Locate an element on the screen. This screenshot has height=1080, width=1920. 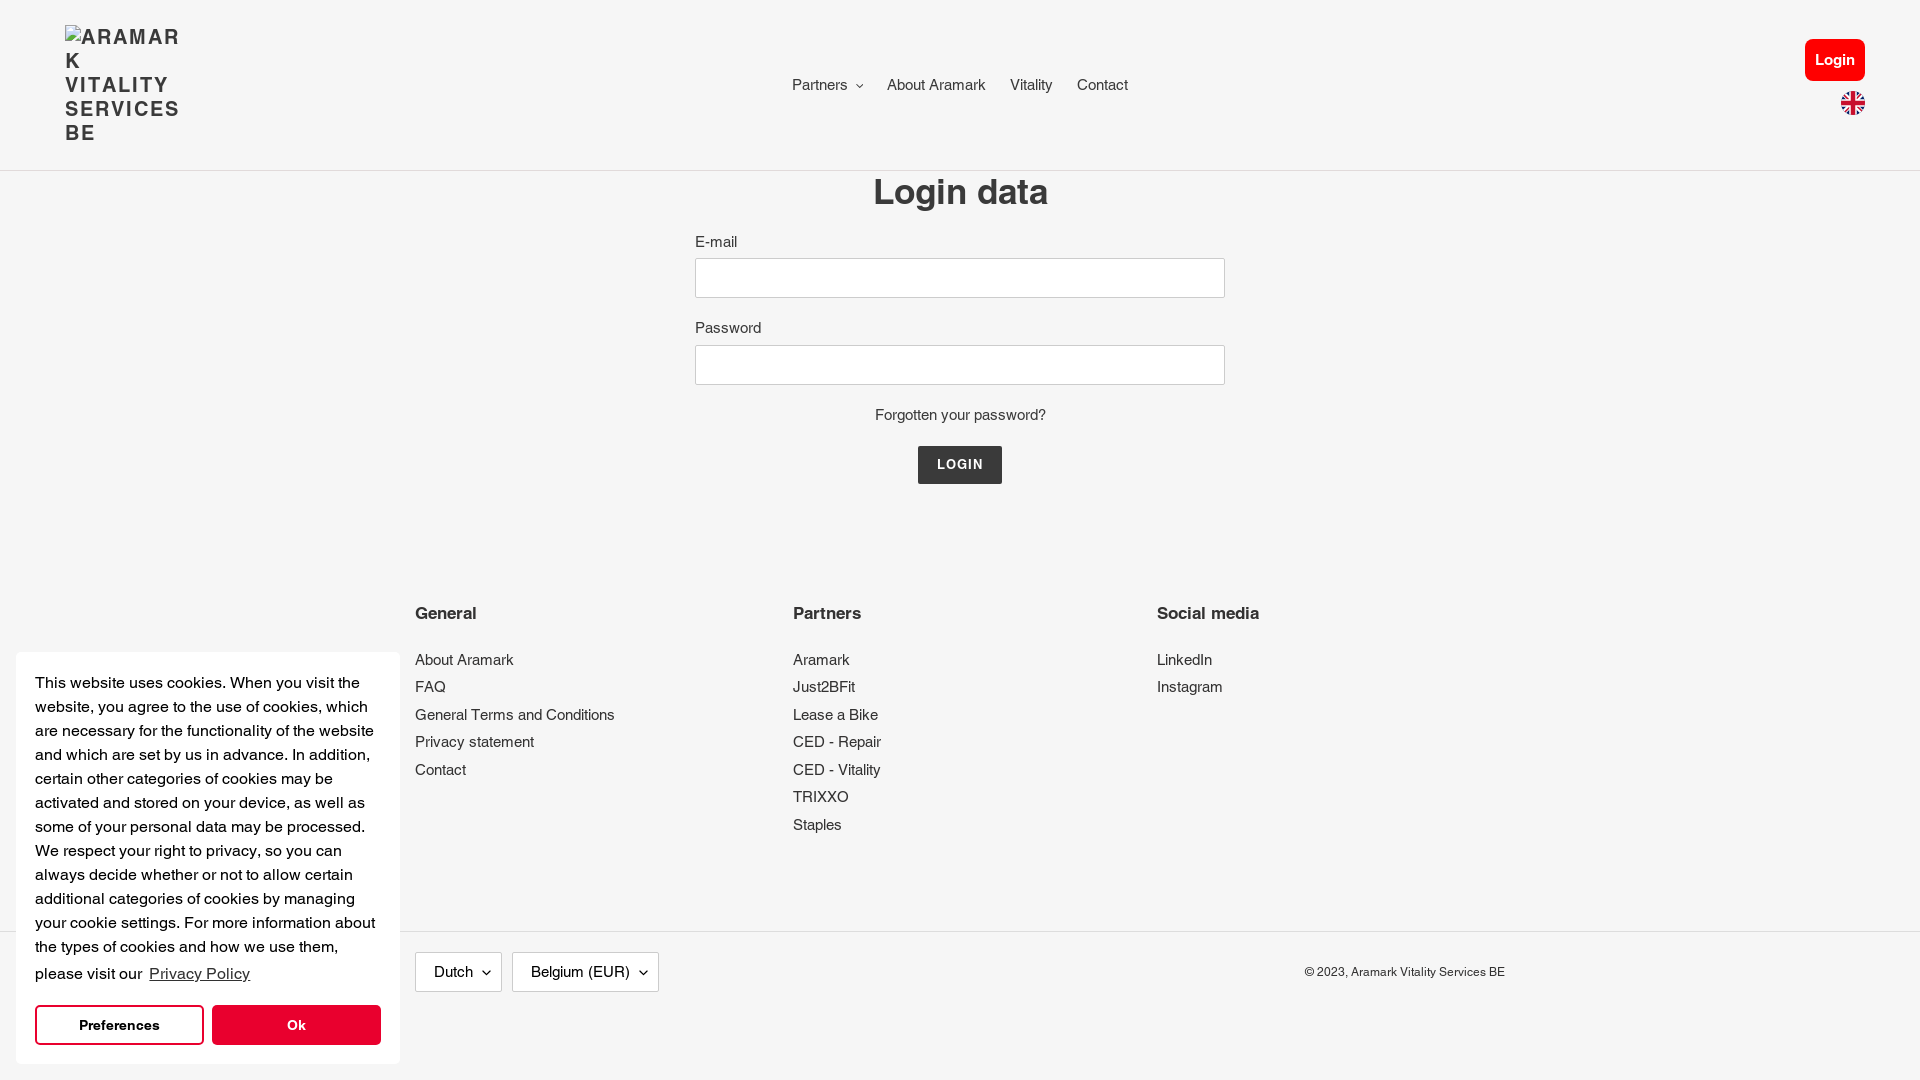
'About Aramark' is located at coordinates (935, 84).